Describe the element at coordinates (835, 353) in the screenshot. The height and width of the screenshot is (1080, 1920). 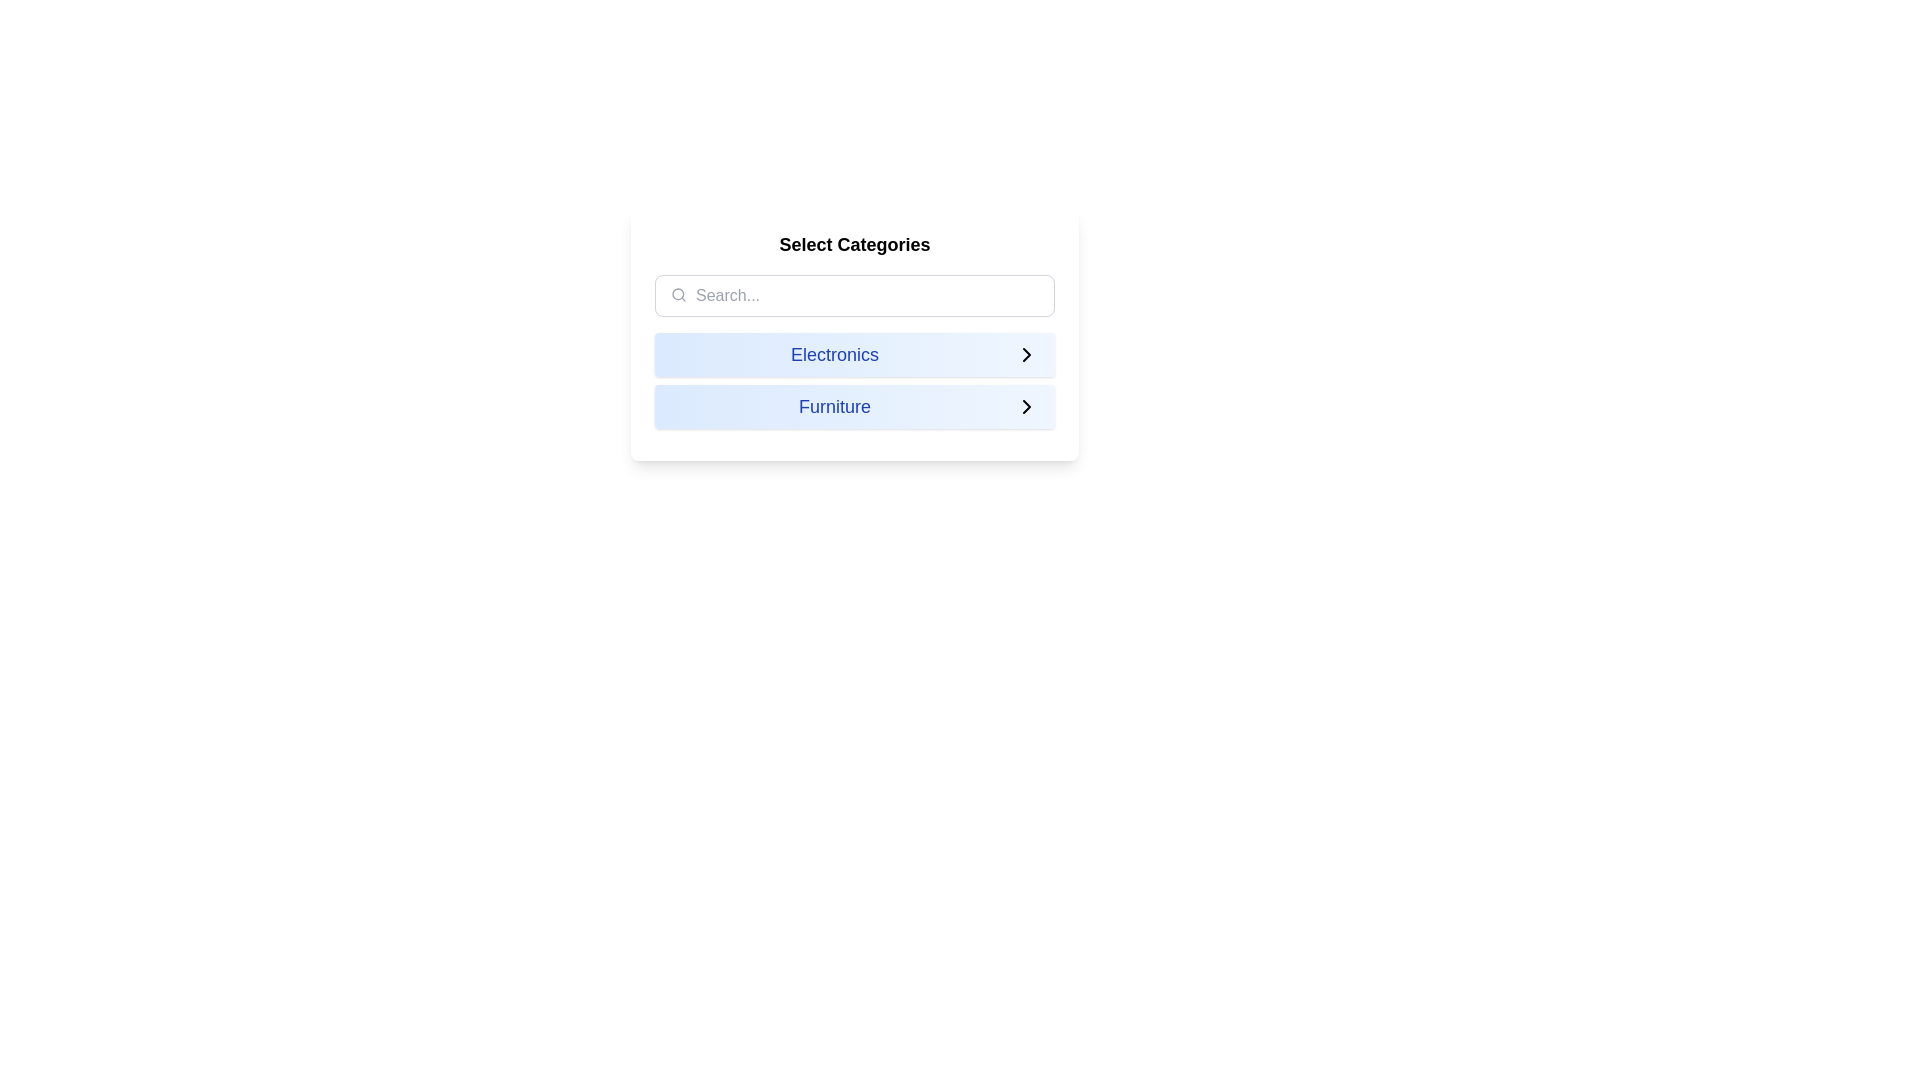
I see `the 'Electronics' category label text inside the button` at that location.